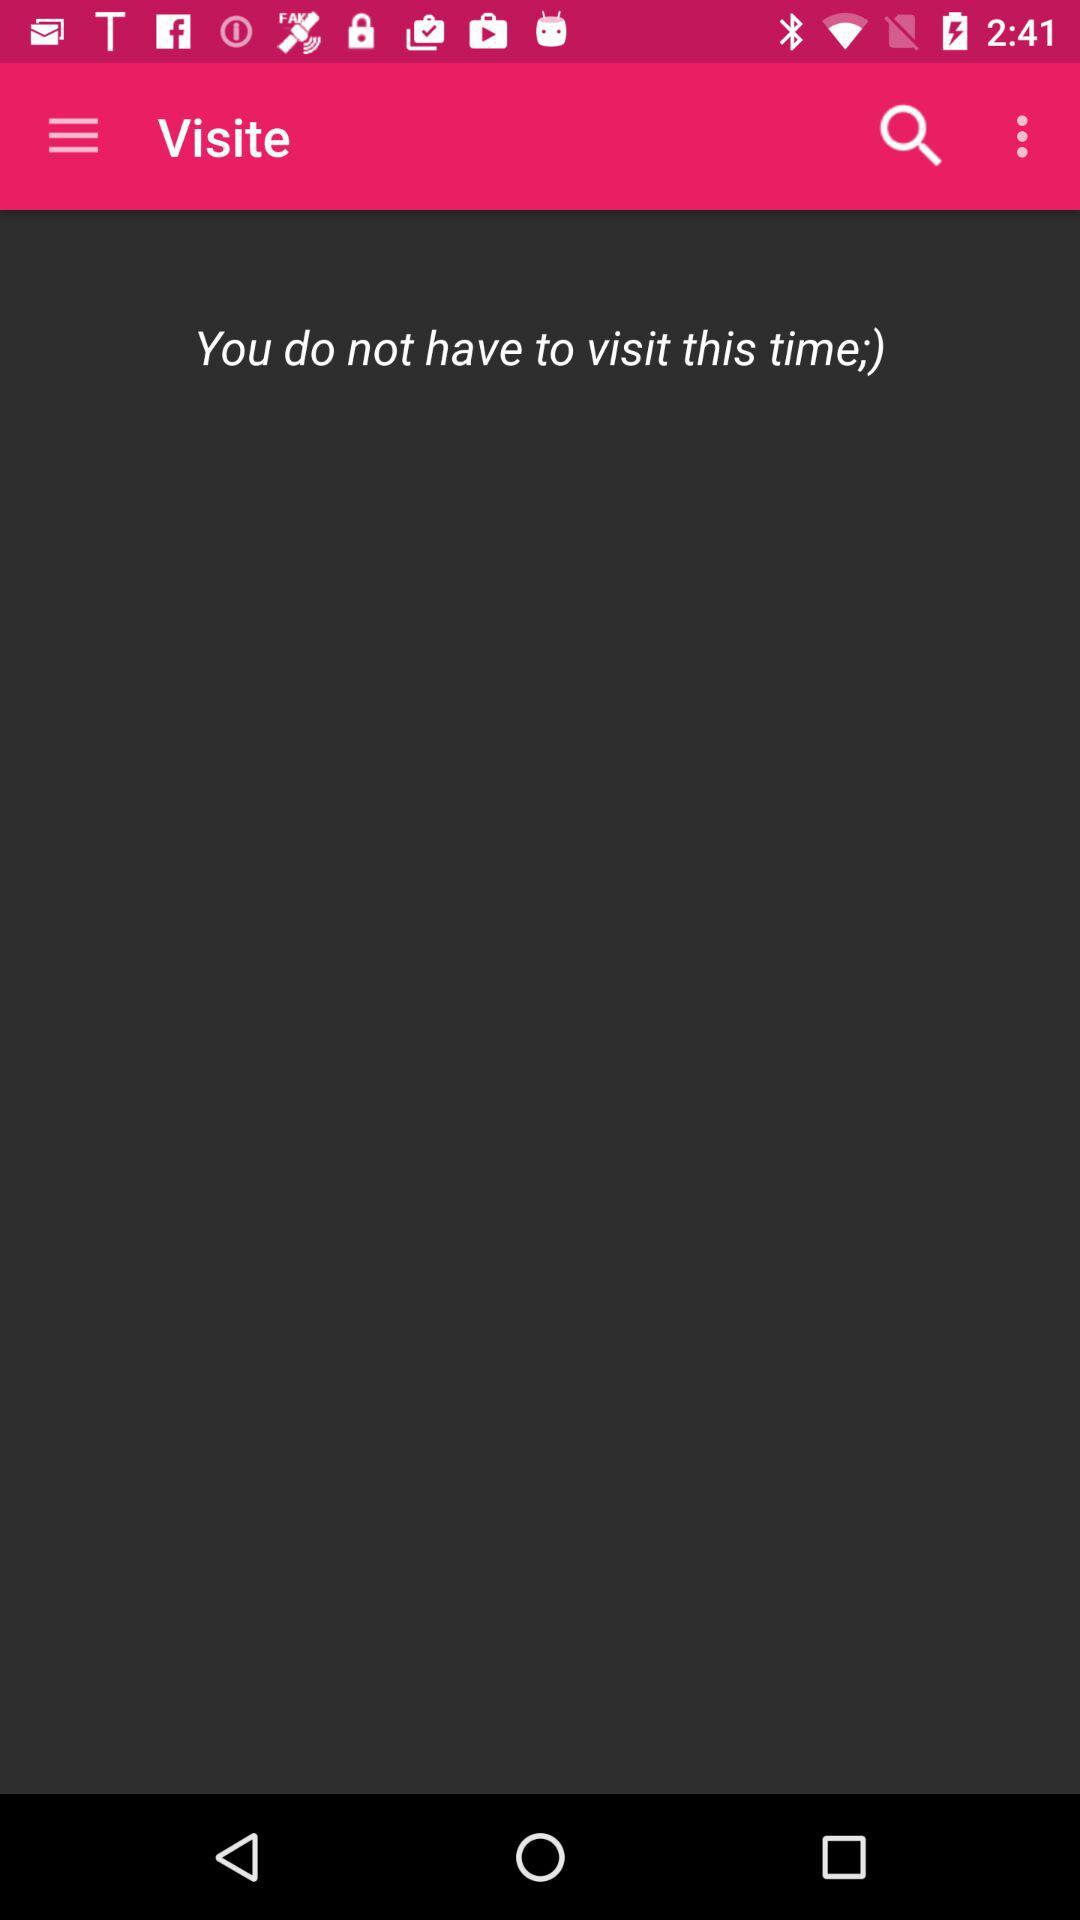 The width and height of the screenshot is (1080, 1920). What do you see at coordinates (911, 135) in the screenshot?
I see `the icon to the right of the visite icon` at bounding box center [911, 135].